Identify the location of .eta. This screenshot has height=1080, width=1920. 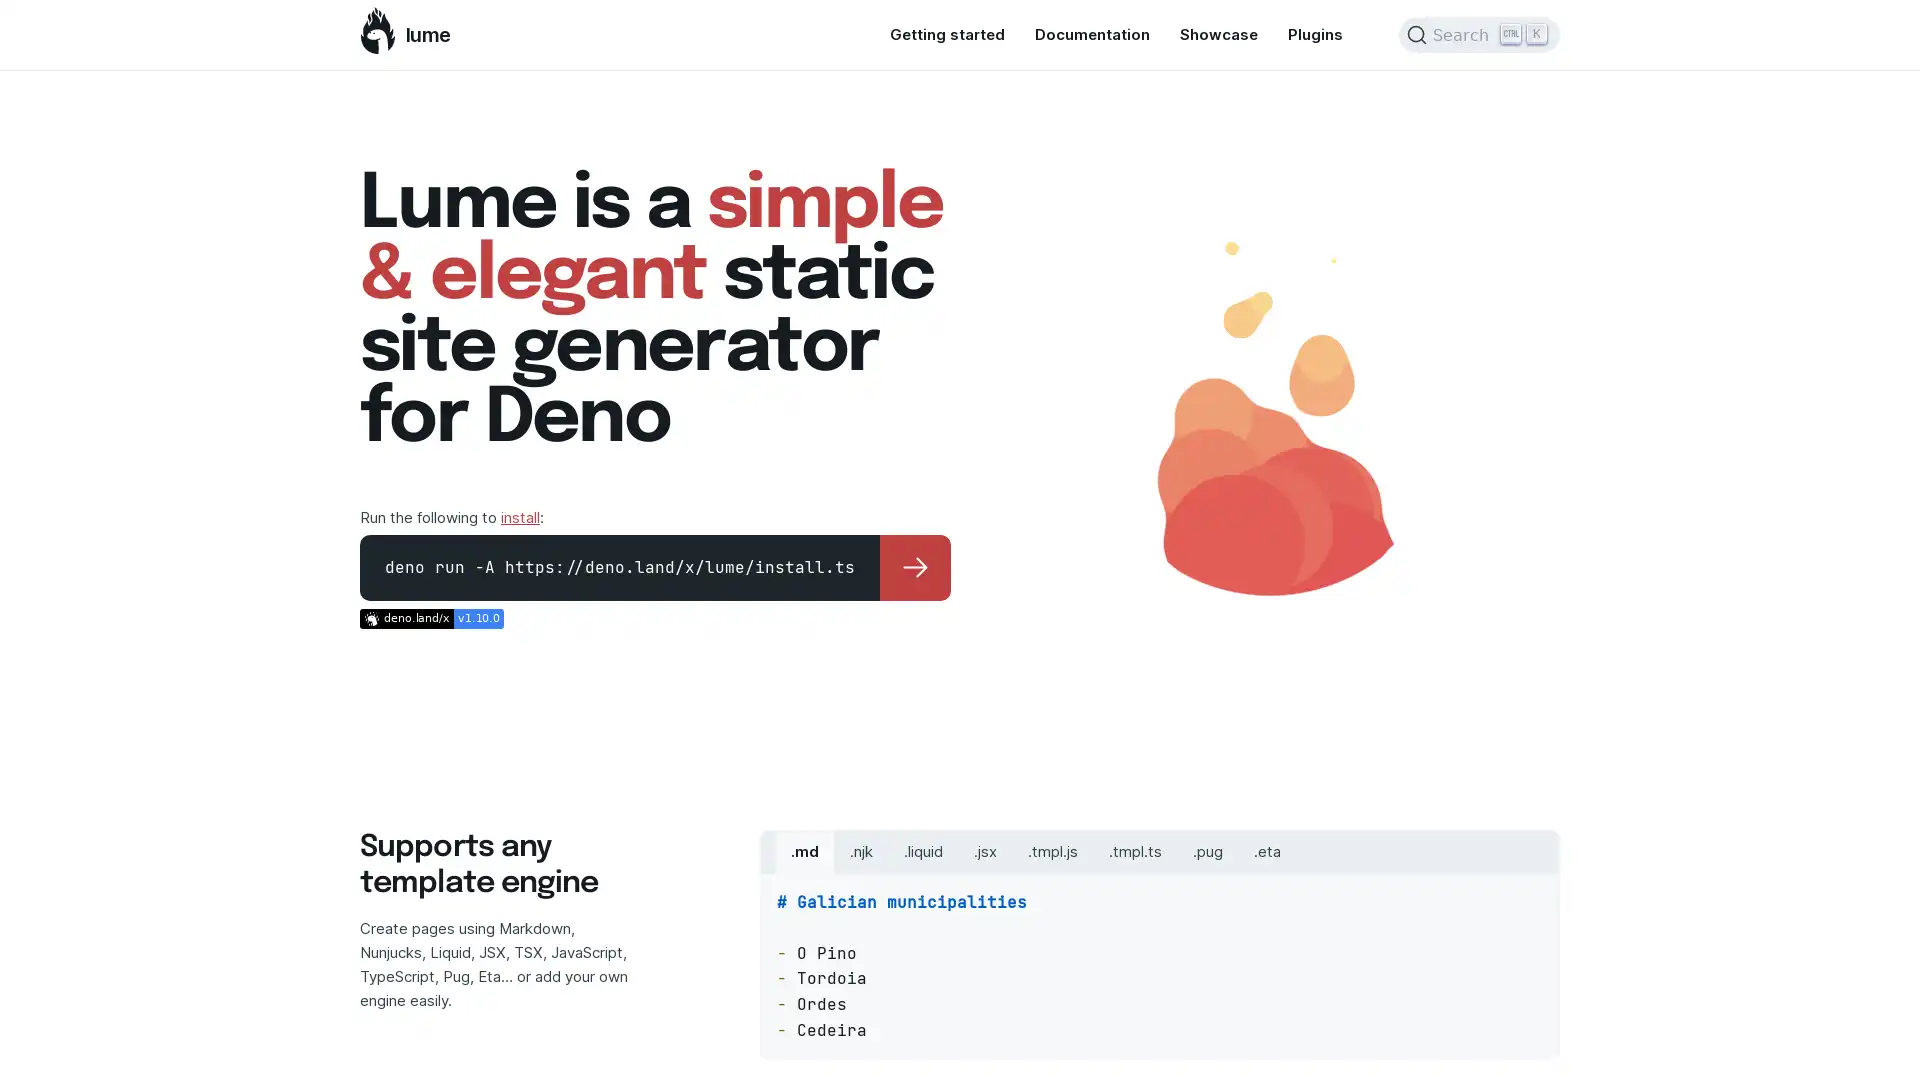
(1266, 851).